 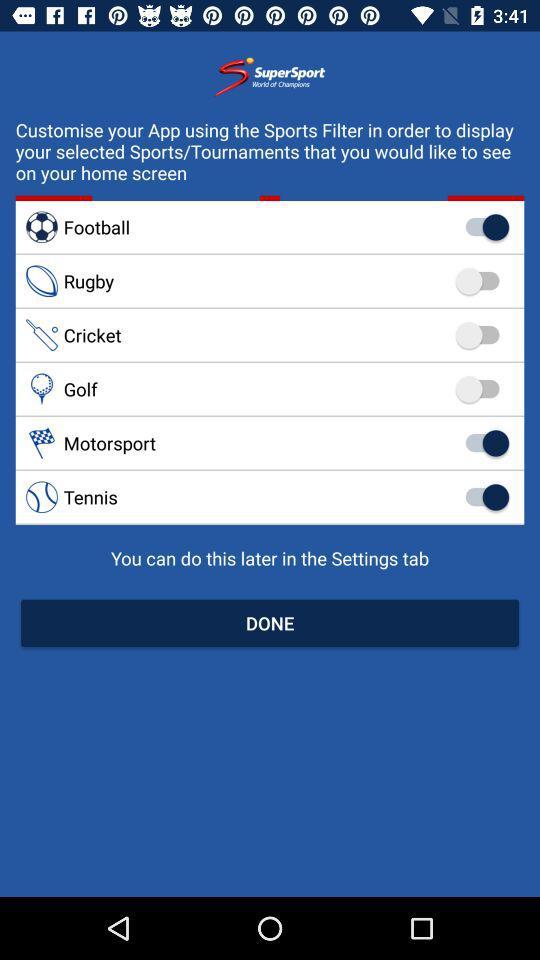 What do you see at coordinates (270, 622) in the screenshot?
I see `the item below the you can do item` at bounding box center [270, 622].